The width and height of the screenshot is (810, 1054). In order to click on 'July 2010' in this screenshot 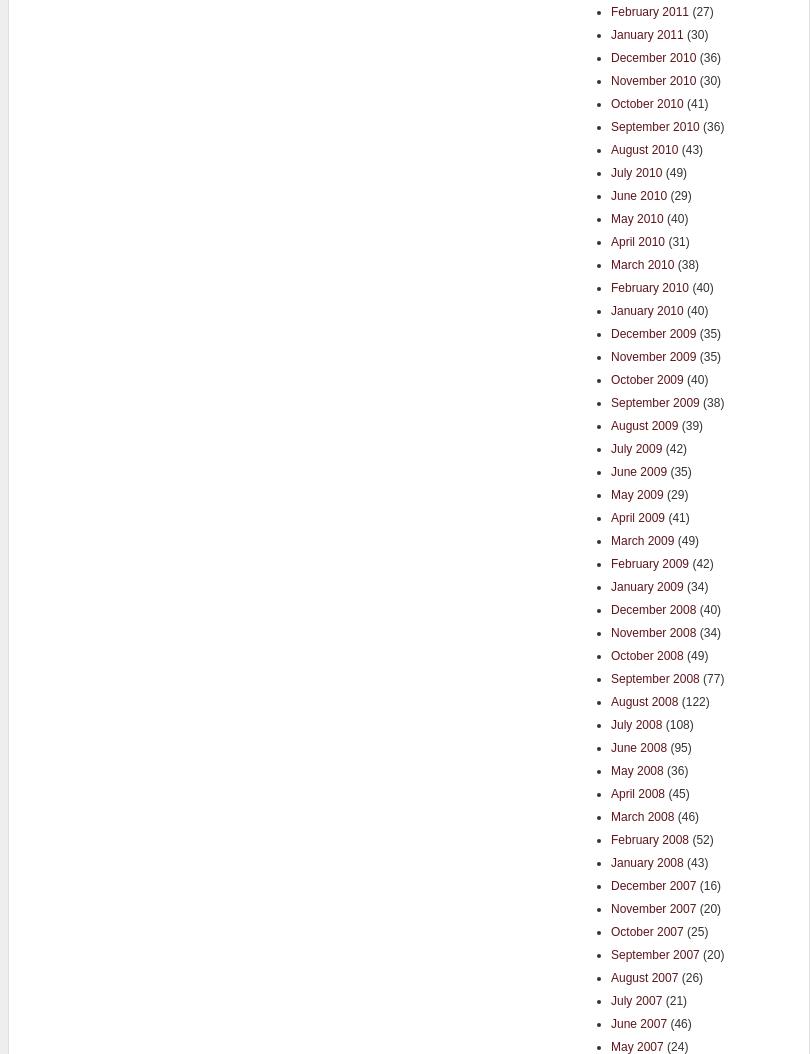, I will do `click(635, 171)`.